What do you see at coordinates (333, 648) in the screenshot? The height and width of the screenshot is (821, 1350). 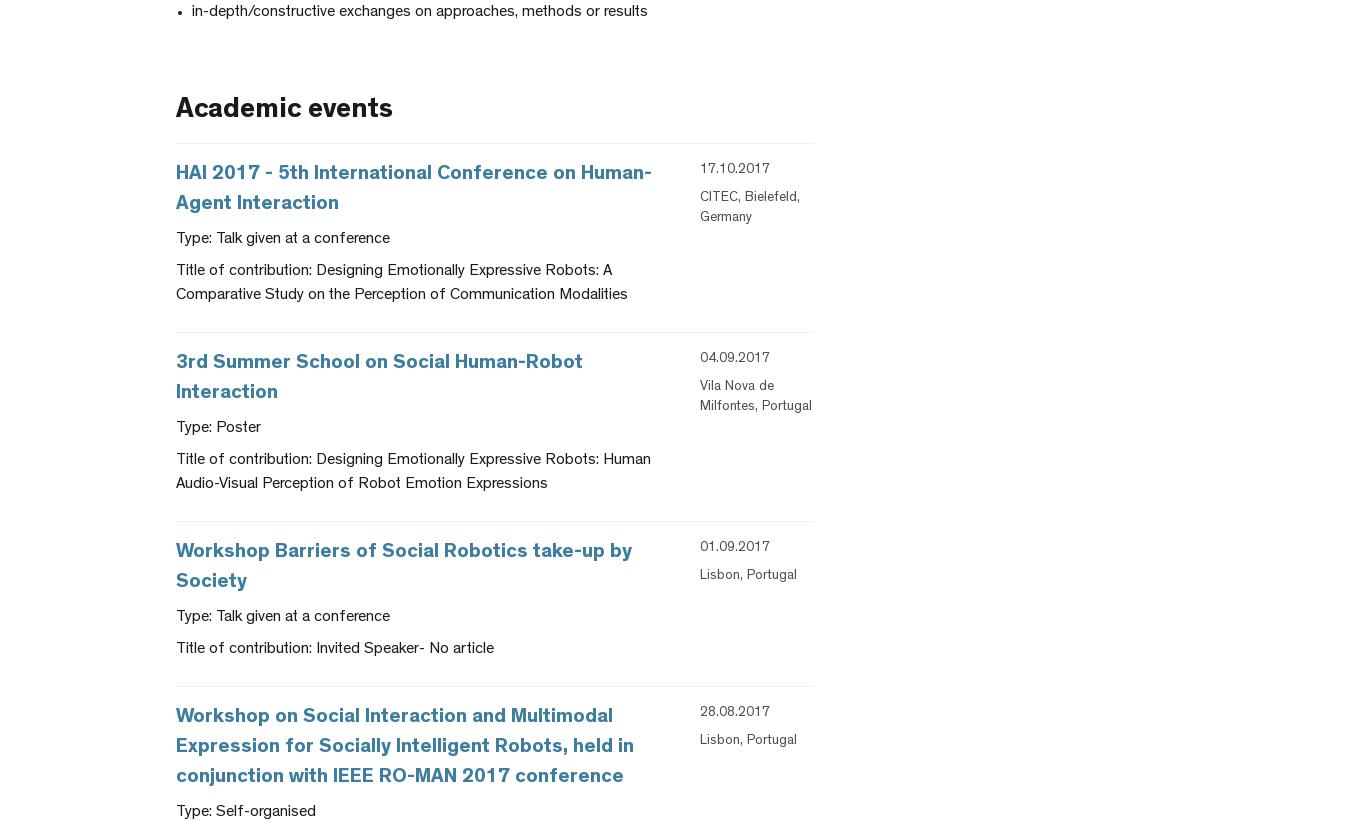 I see `'Title of contribution: Invited Speaker- No article'` at bounding box center [333, 648].